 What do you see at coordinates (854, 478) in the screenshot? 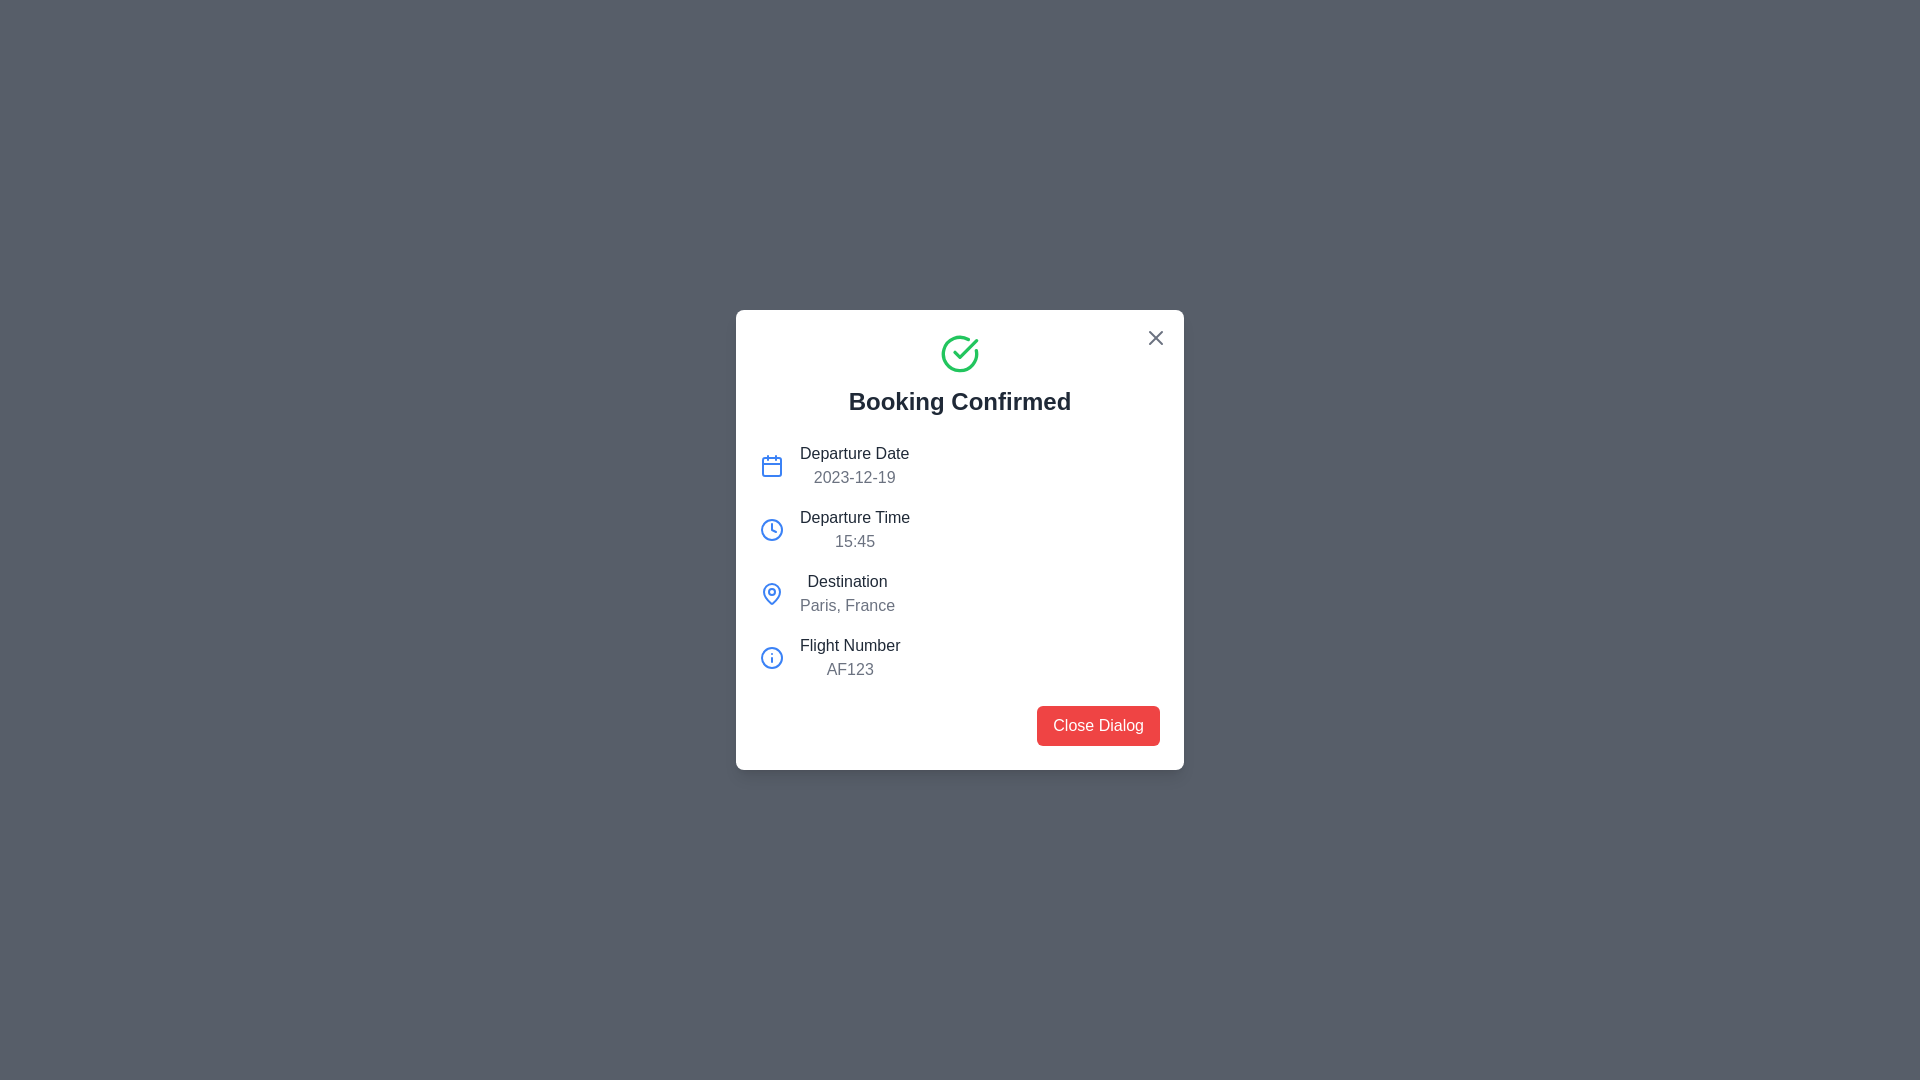
I see `the static text displaying the departure date information in the booking confirmation dialog, located in the second column below 'Booking Confirmed' and next to 'Departure Date'` at bounding box center [854, 478].